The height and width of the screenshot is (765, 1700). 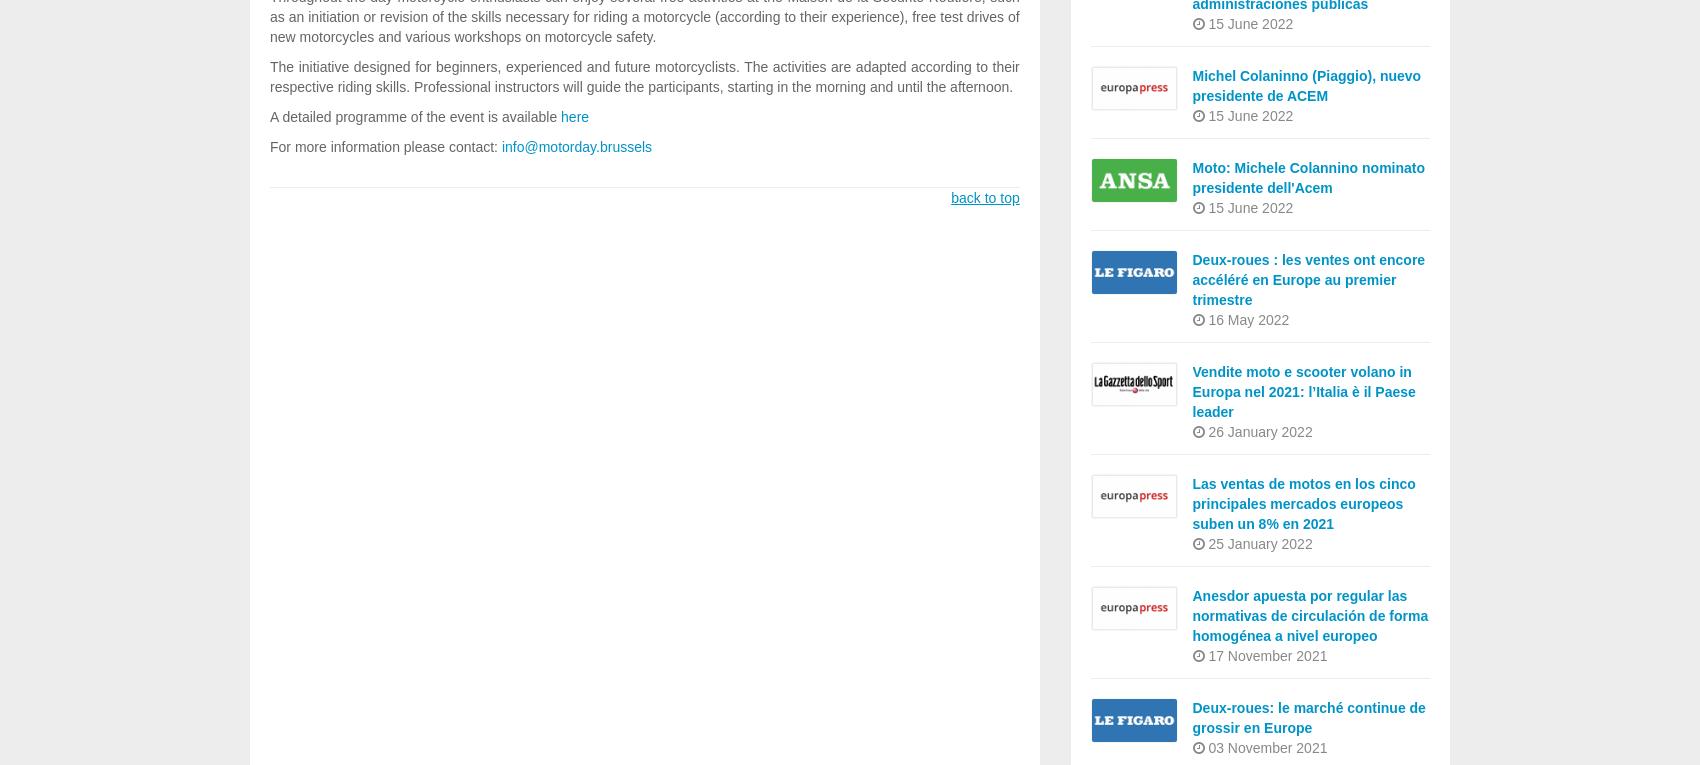 What do you see at coordinates (644, 77) in the screenshot?
I see `'The initiative designed for beginners, experienced and future motorcyclists. The activities are adapted according to their respective riding skills. Professional instructors will guide the participants, starting in the morning and until the afternoon.'` at bounding box center [644, 77].